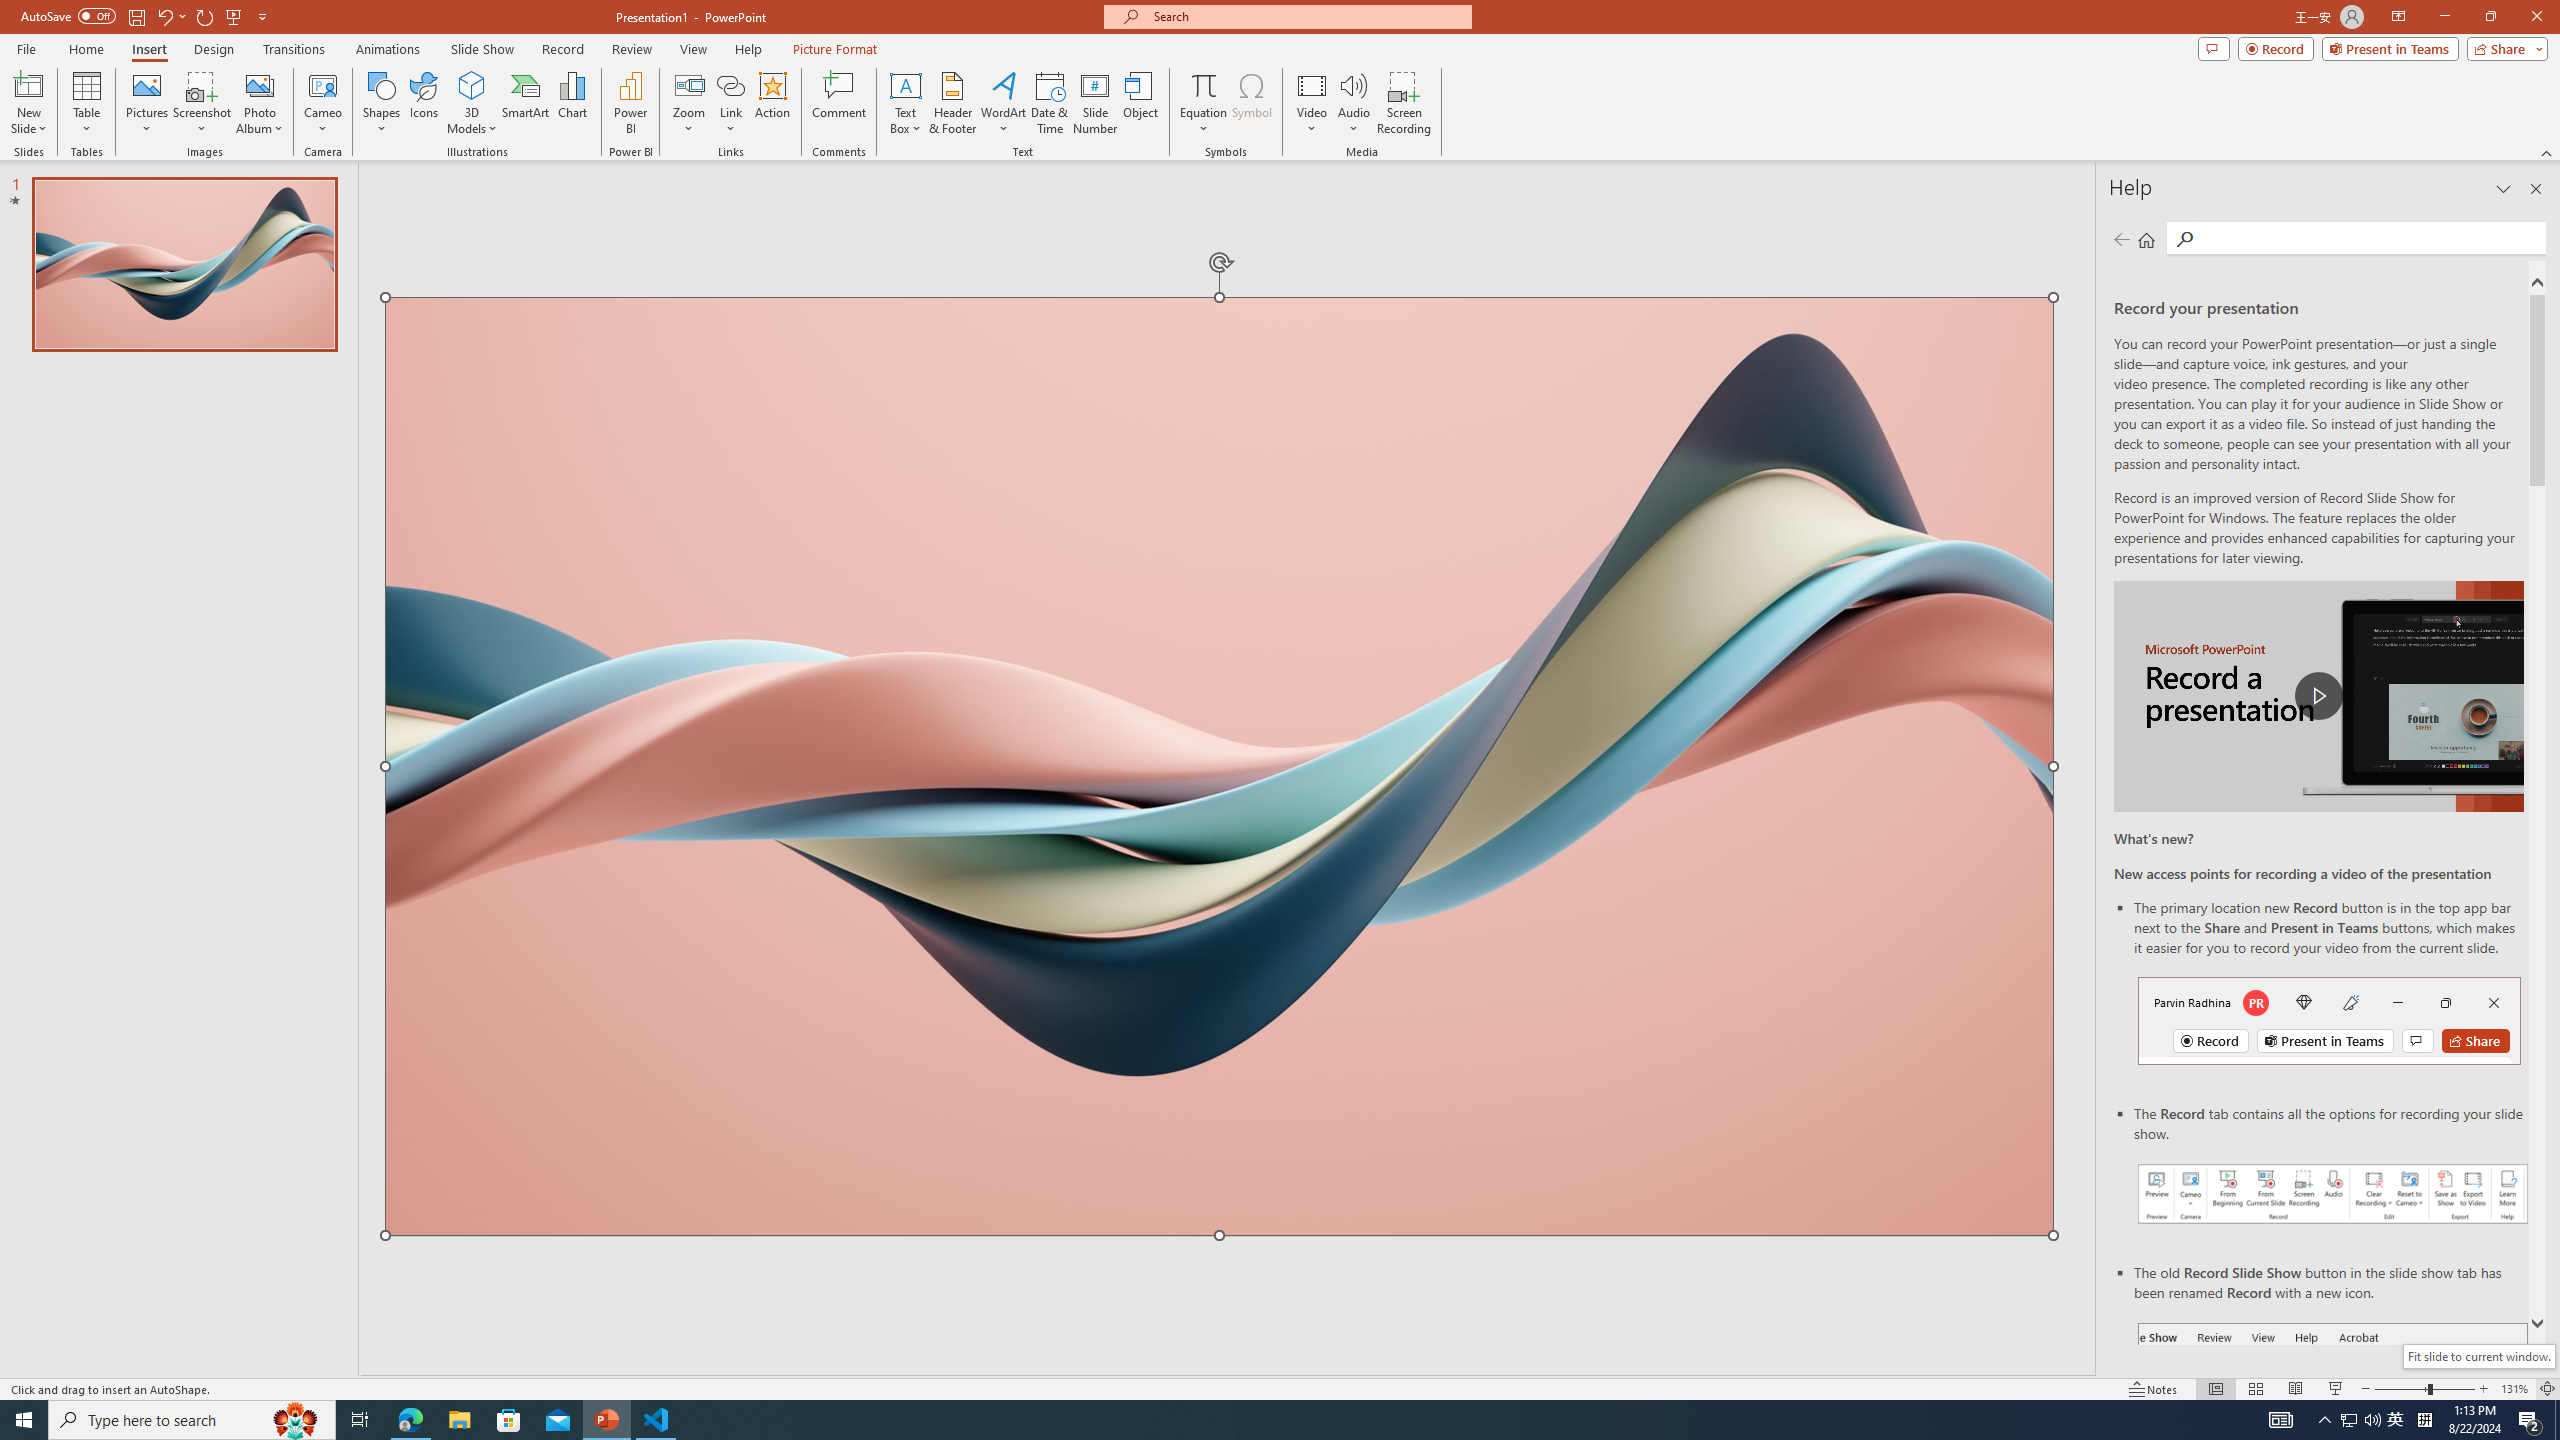 This screenshot has height=1440, width=2560. What do you see at coordinates (201, 103) in the screenshot?
I see `'Screenshot'` at bounding box center [201, 103].